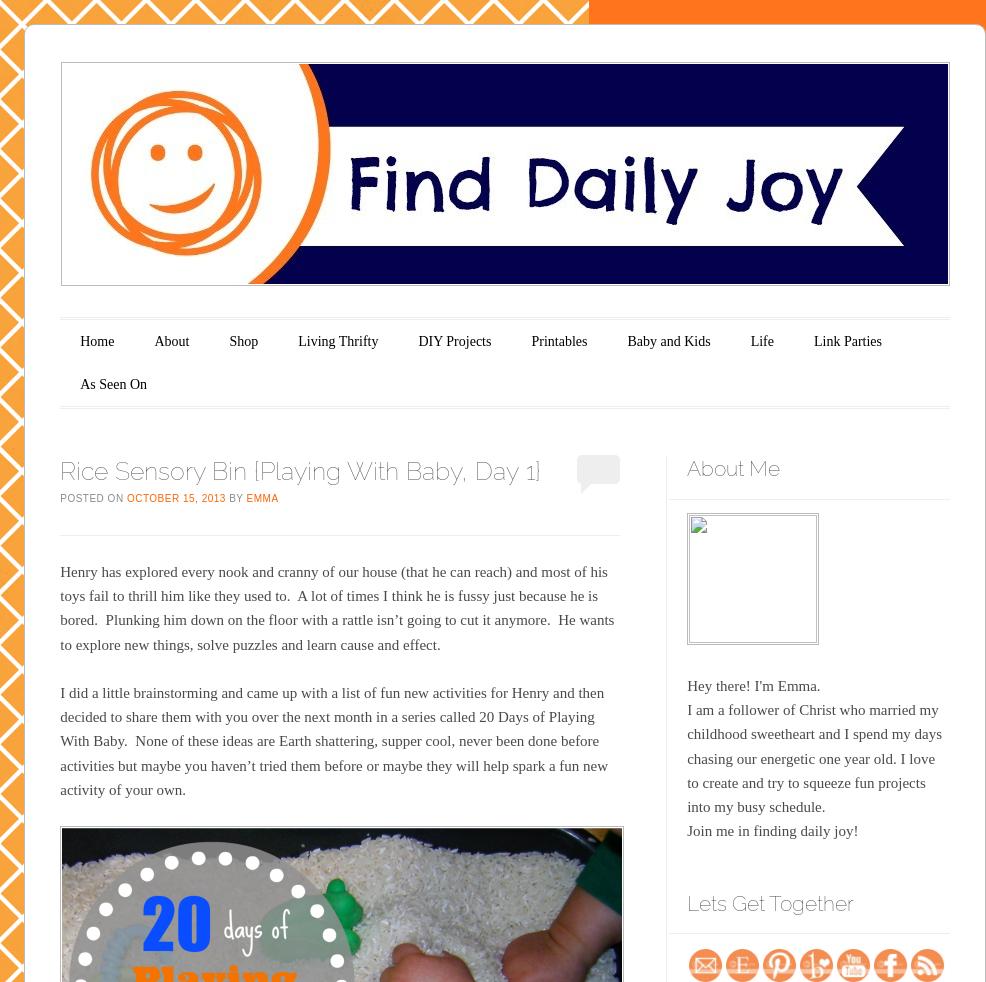  Describe the element at coordinates (598, 469) in the screenshot. I see `'0'` at that location.